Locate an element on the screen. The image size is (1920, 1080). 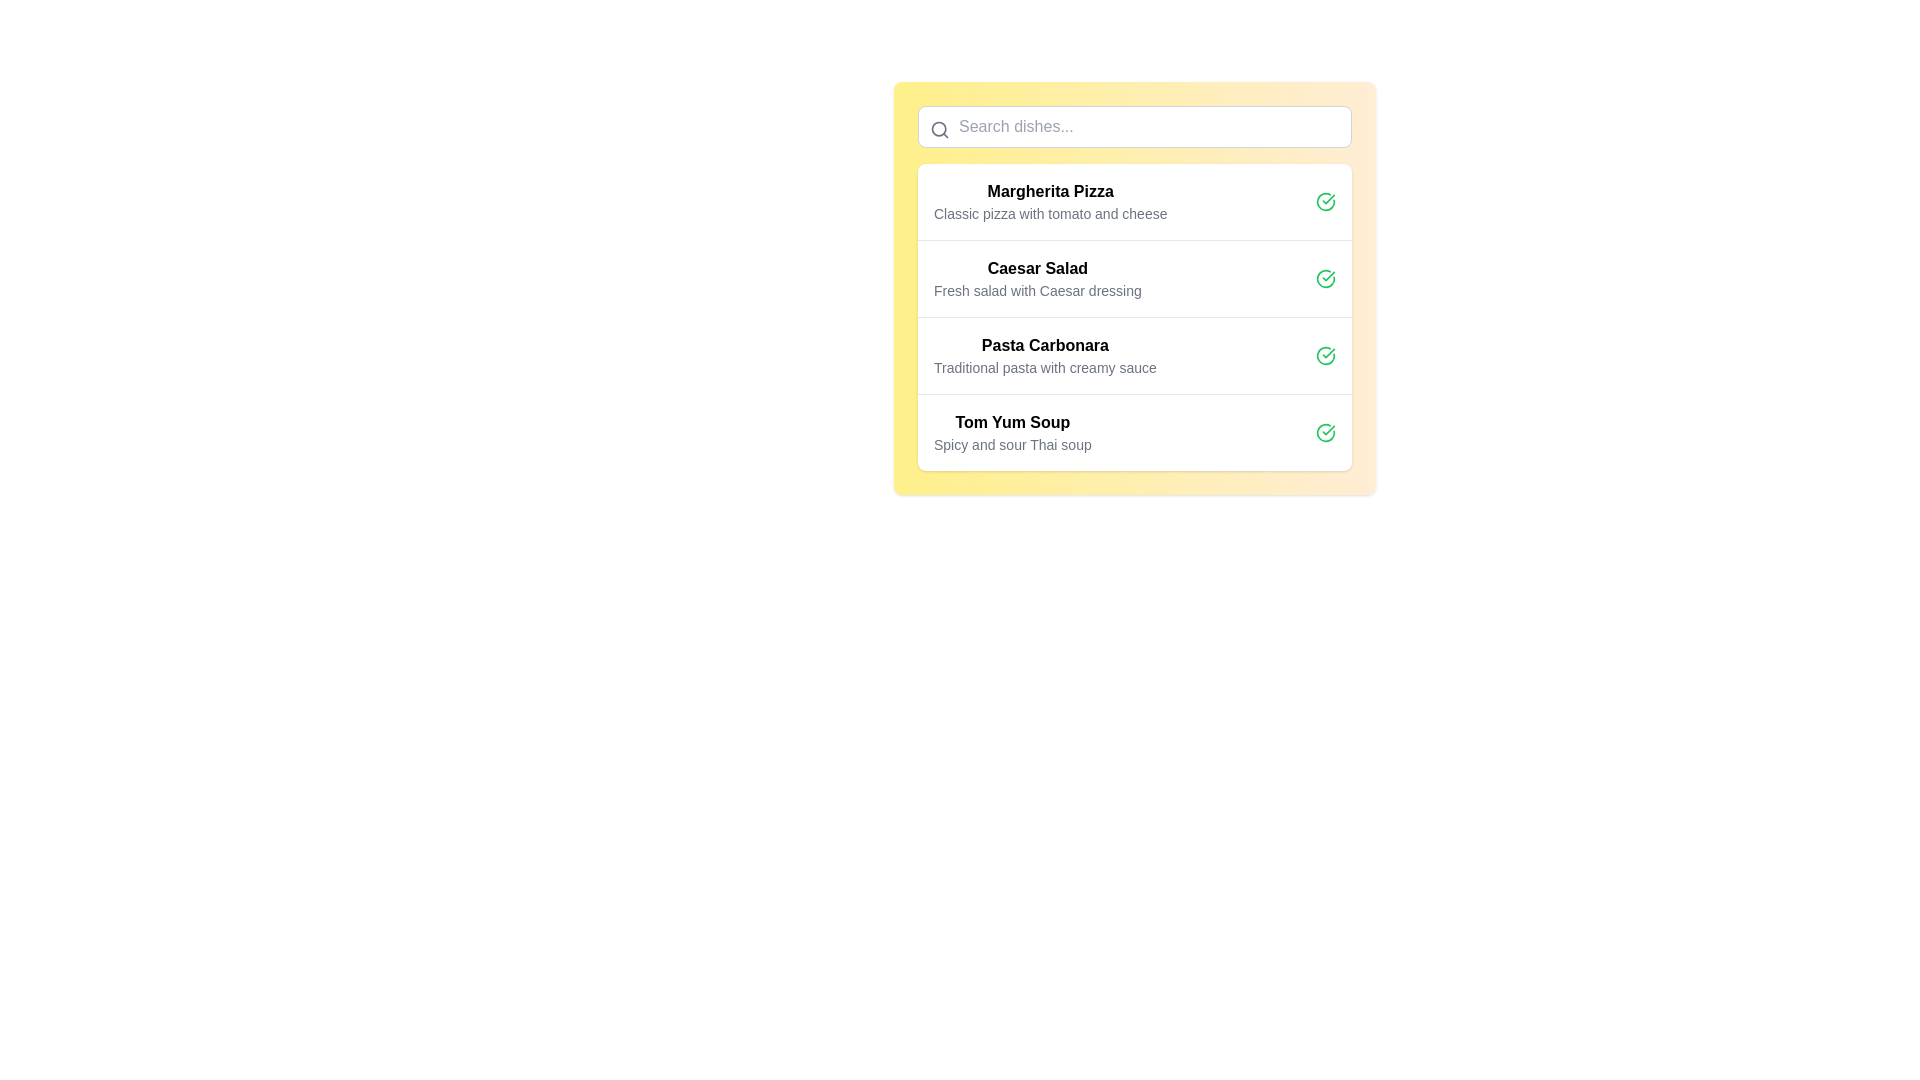
the green circular Status icon with a check mark symbol, located to the far right of the 'Margherita Pizza' item, aligning vertically with its title and description is located at coordinates (1325, 201).